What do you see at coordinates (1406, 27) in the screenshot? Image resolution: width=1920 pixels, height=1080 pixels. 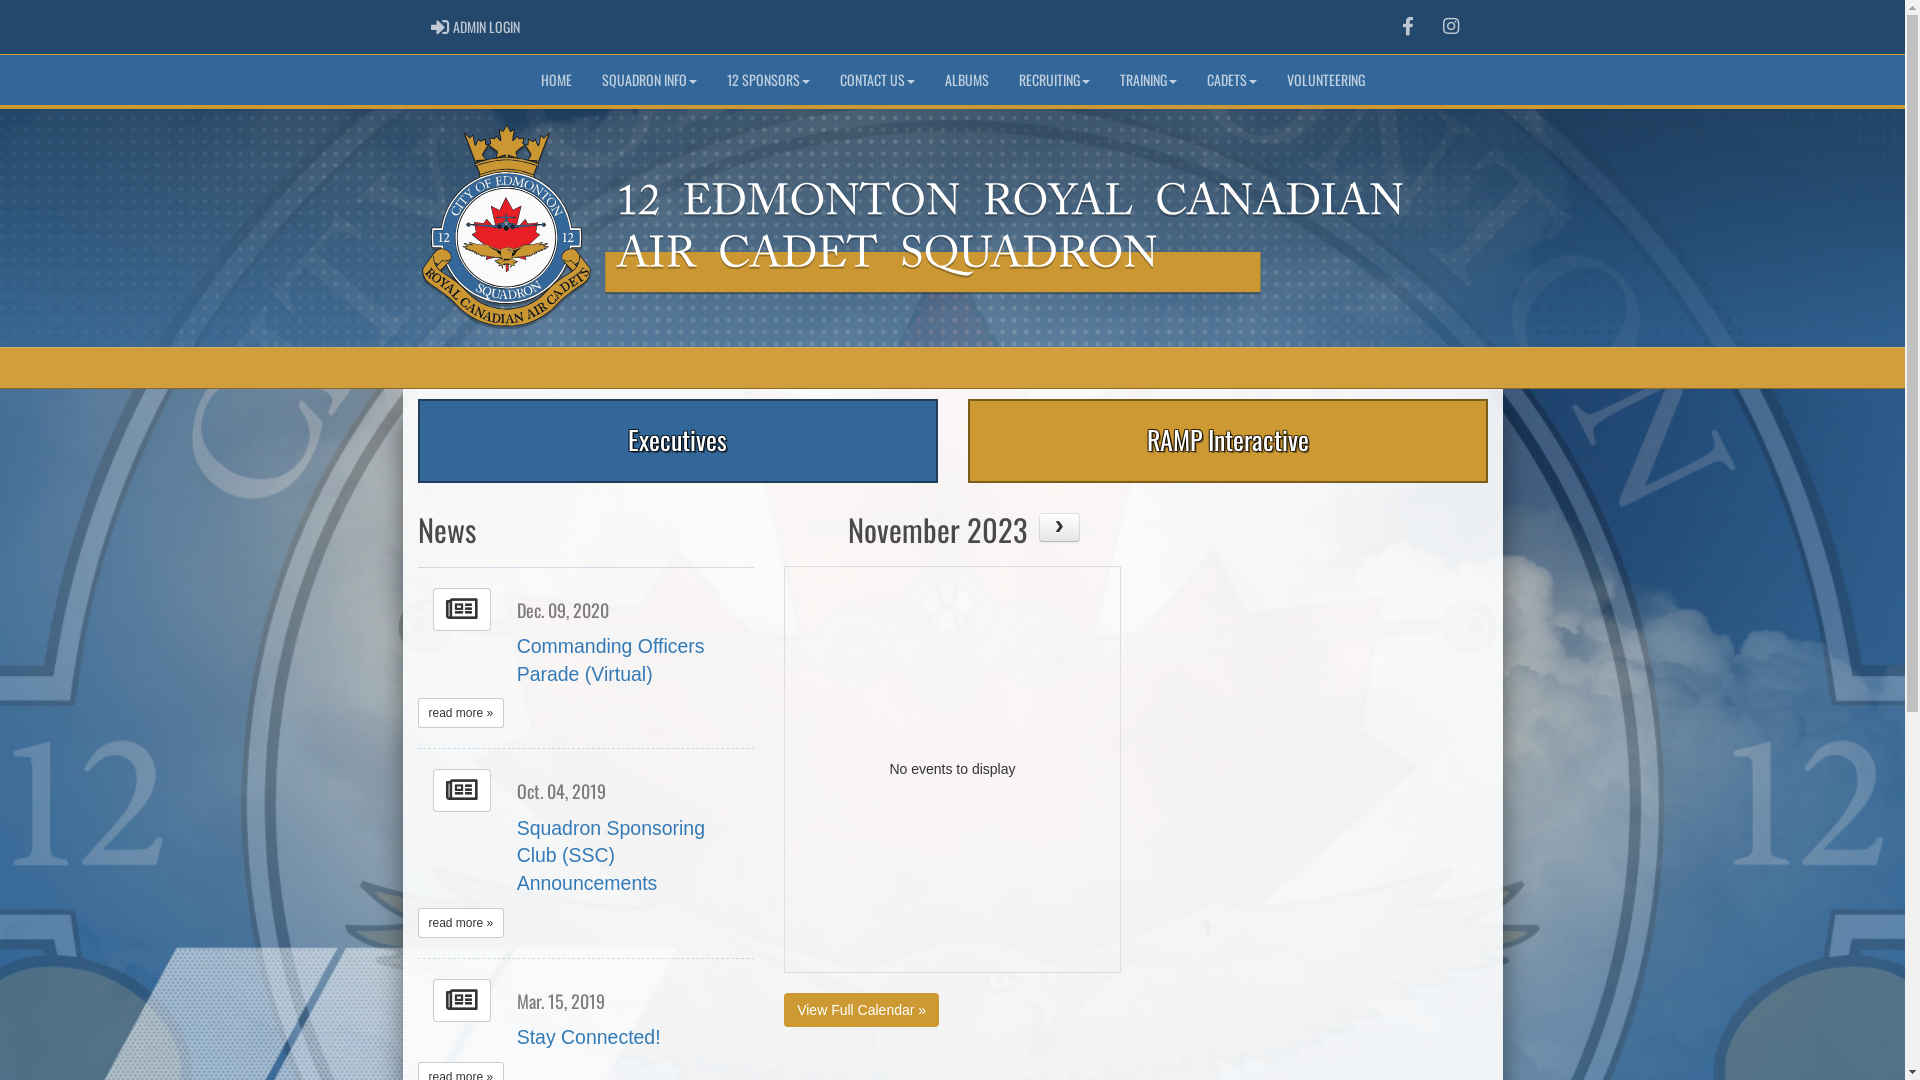 I see `'Facebook'` at bounding box center [1406, 27].